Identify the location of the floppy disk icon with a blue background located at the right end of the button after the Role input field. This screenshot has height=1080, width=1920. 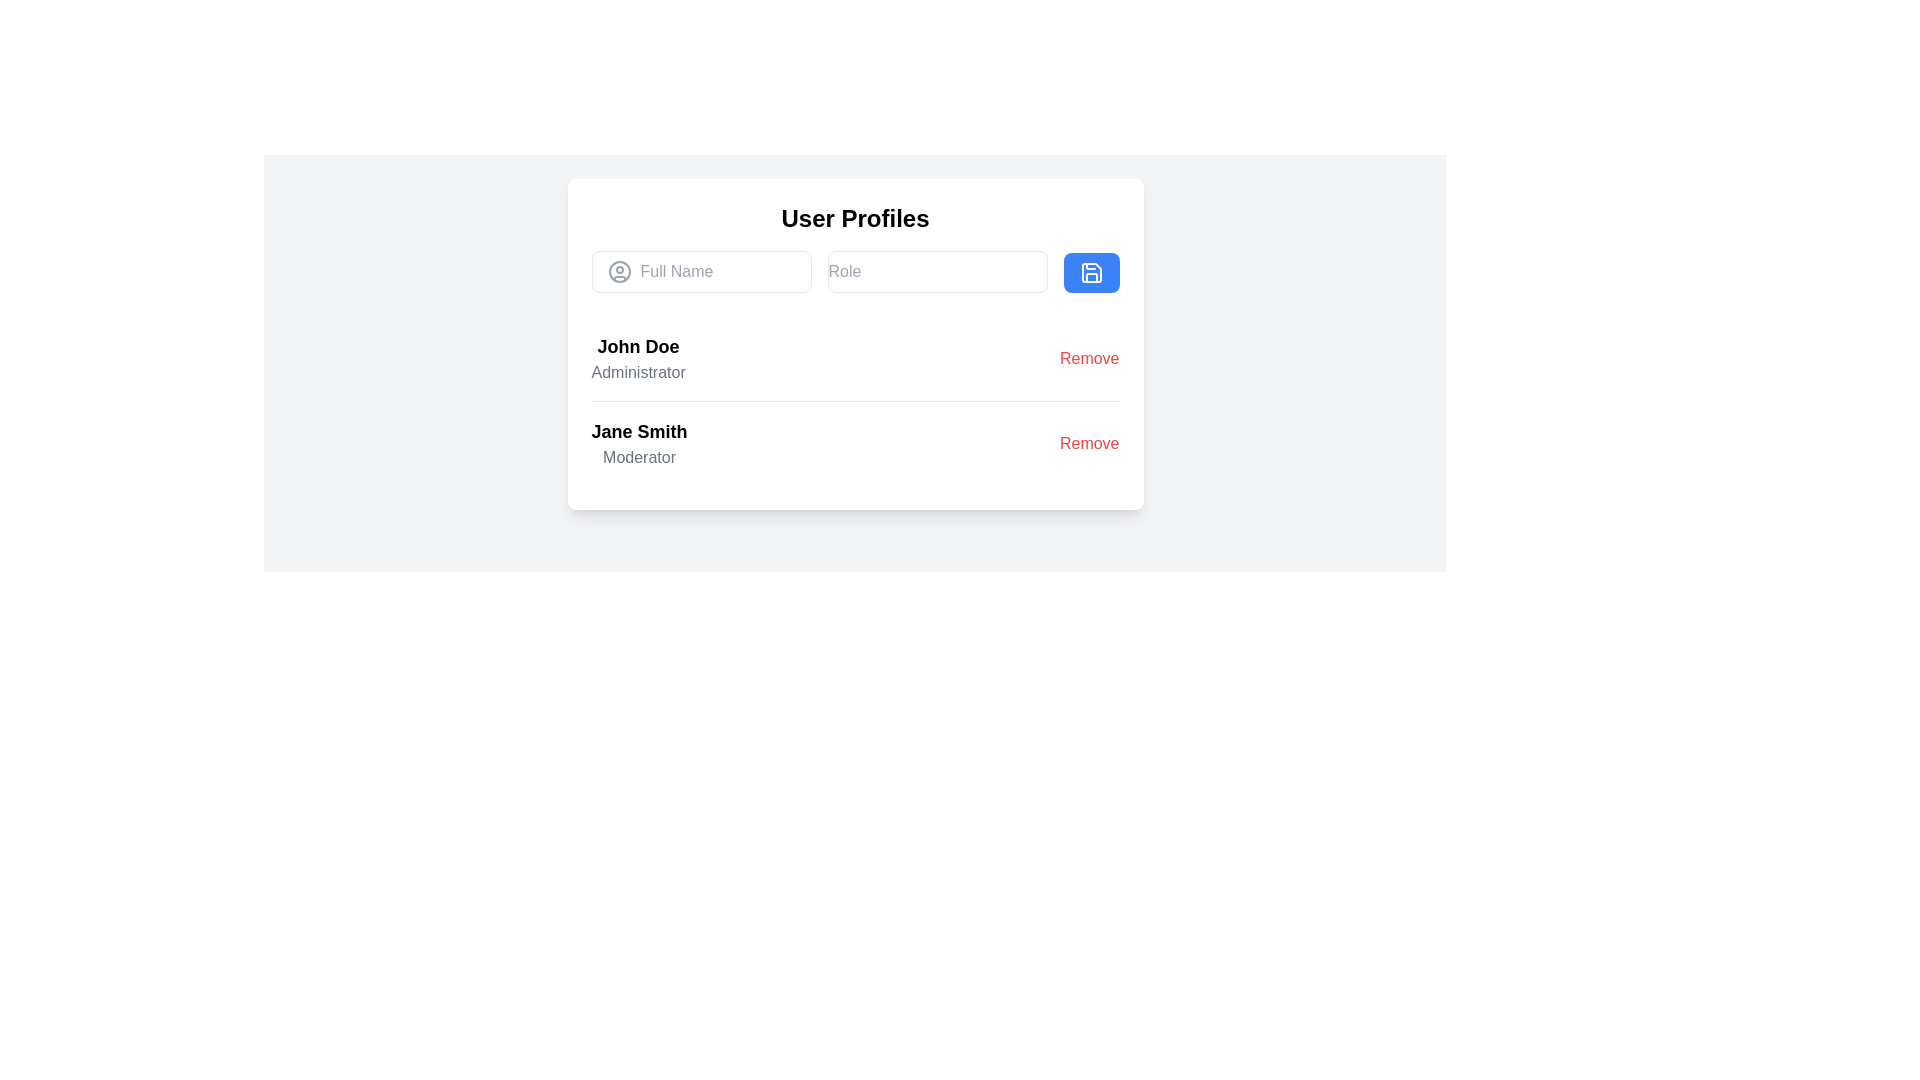
(1090, 273).